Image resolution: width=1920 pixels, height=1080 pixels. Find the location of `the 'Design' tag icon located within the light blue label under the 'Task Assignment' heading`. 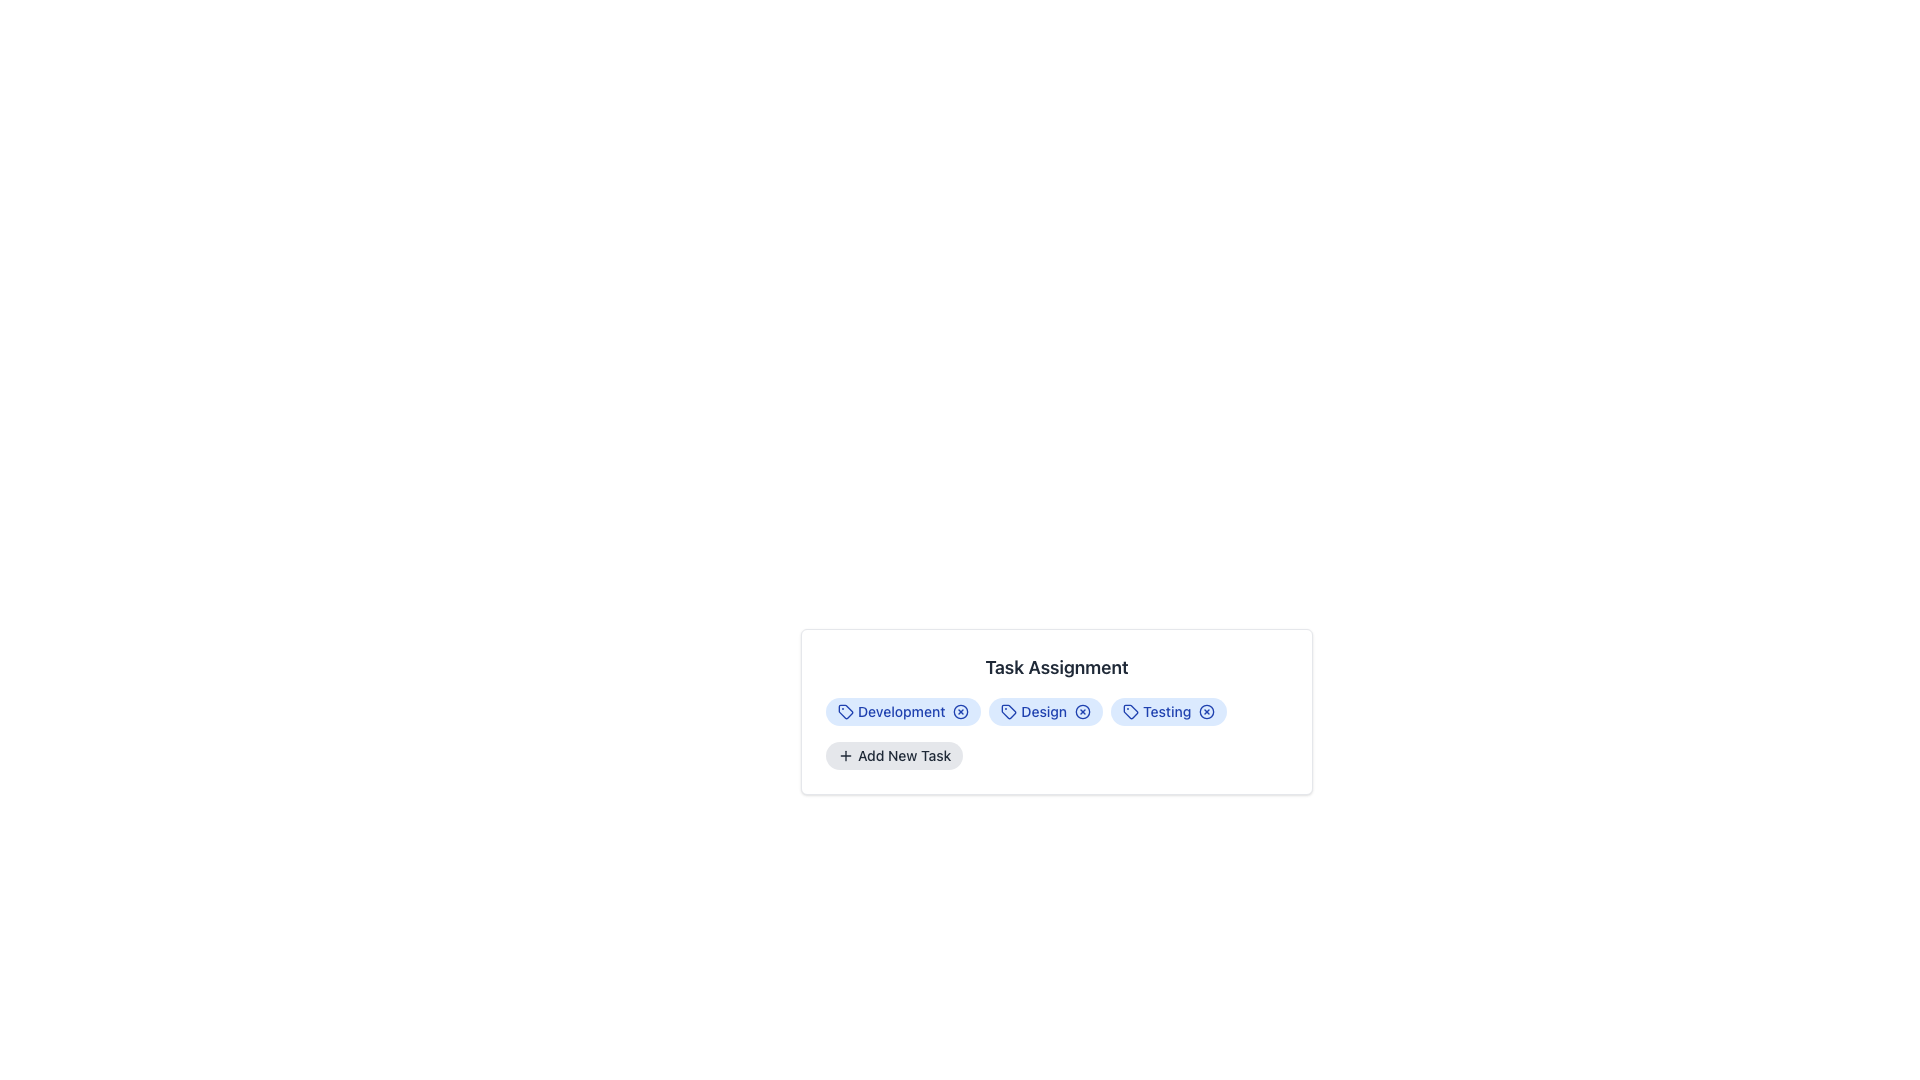

the 'Design' tag icon located within the light blue label under the 'Task Assignment' heading is located at coordinates (1009, 711).